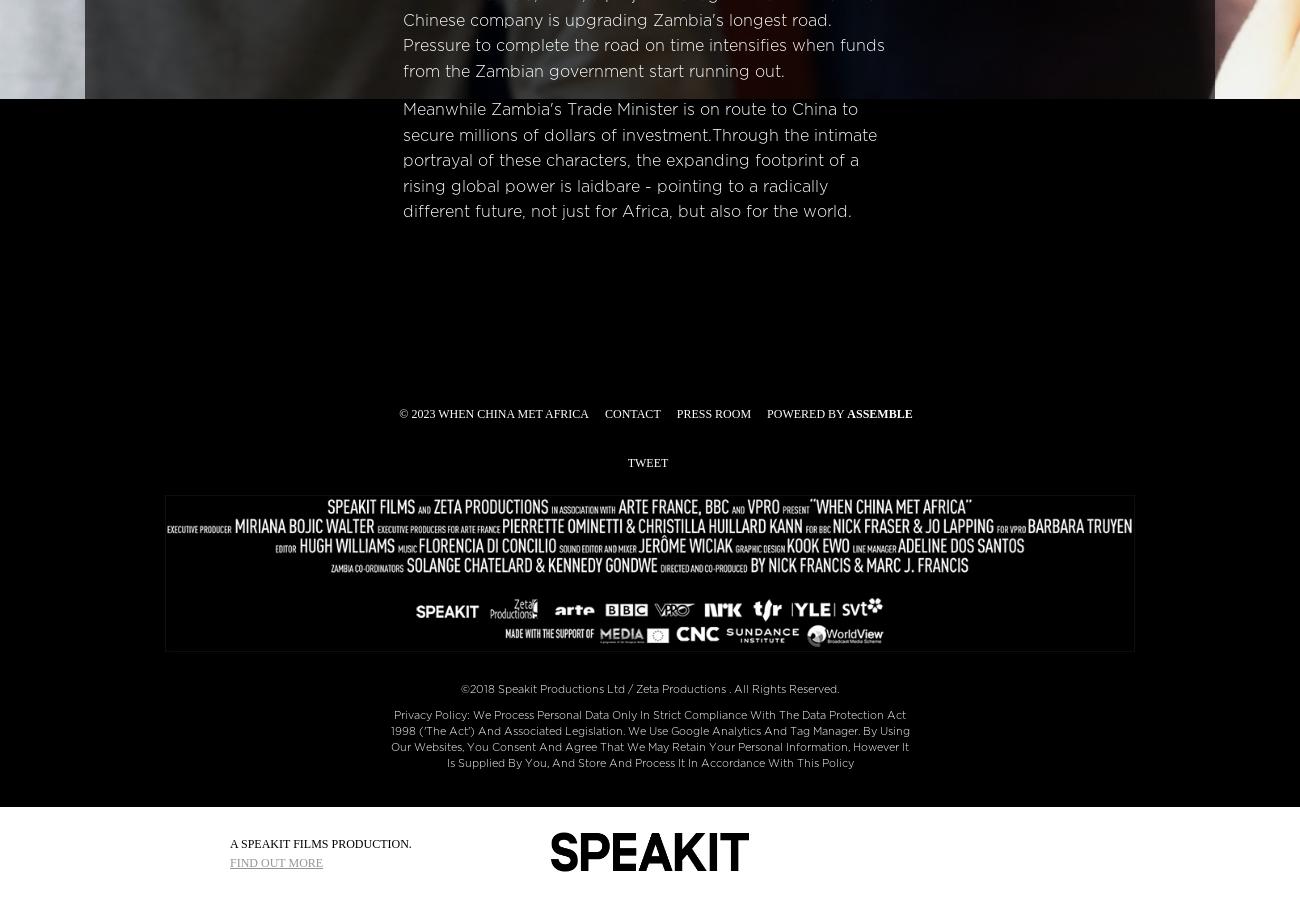 The height and width of the screenshot is (901, 1300). I want to click on 'Contact', so click(632, 412).